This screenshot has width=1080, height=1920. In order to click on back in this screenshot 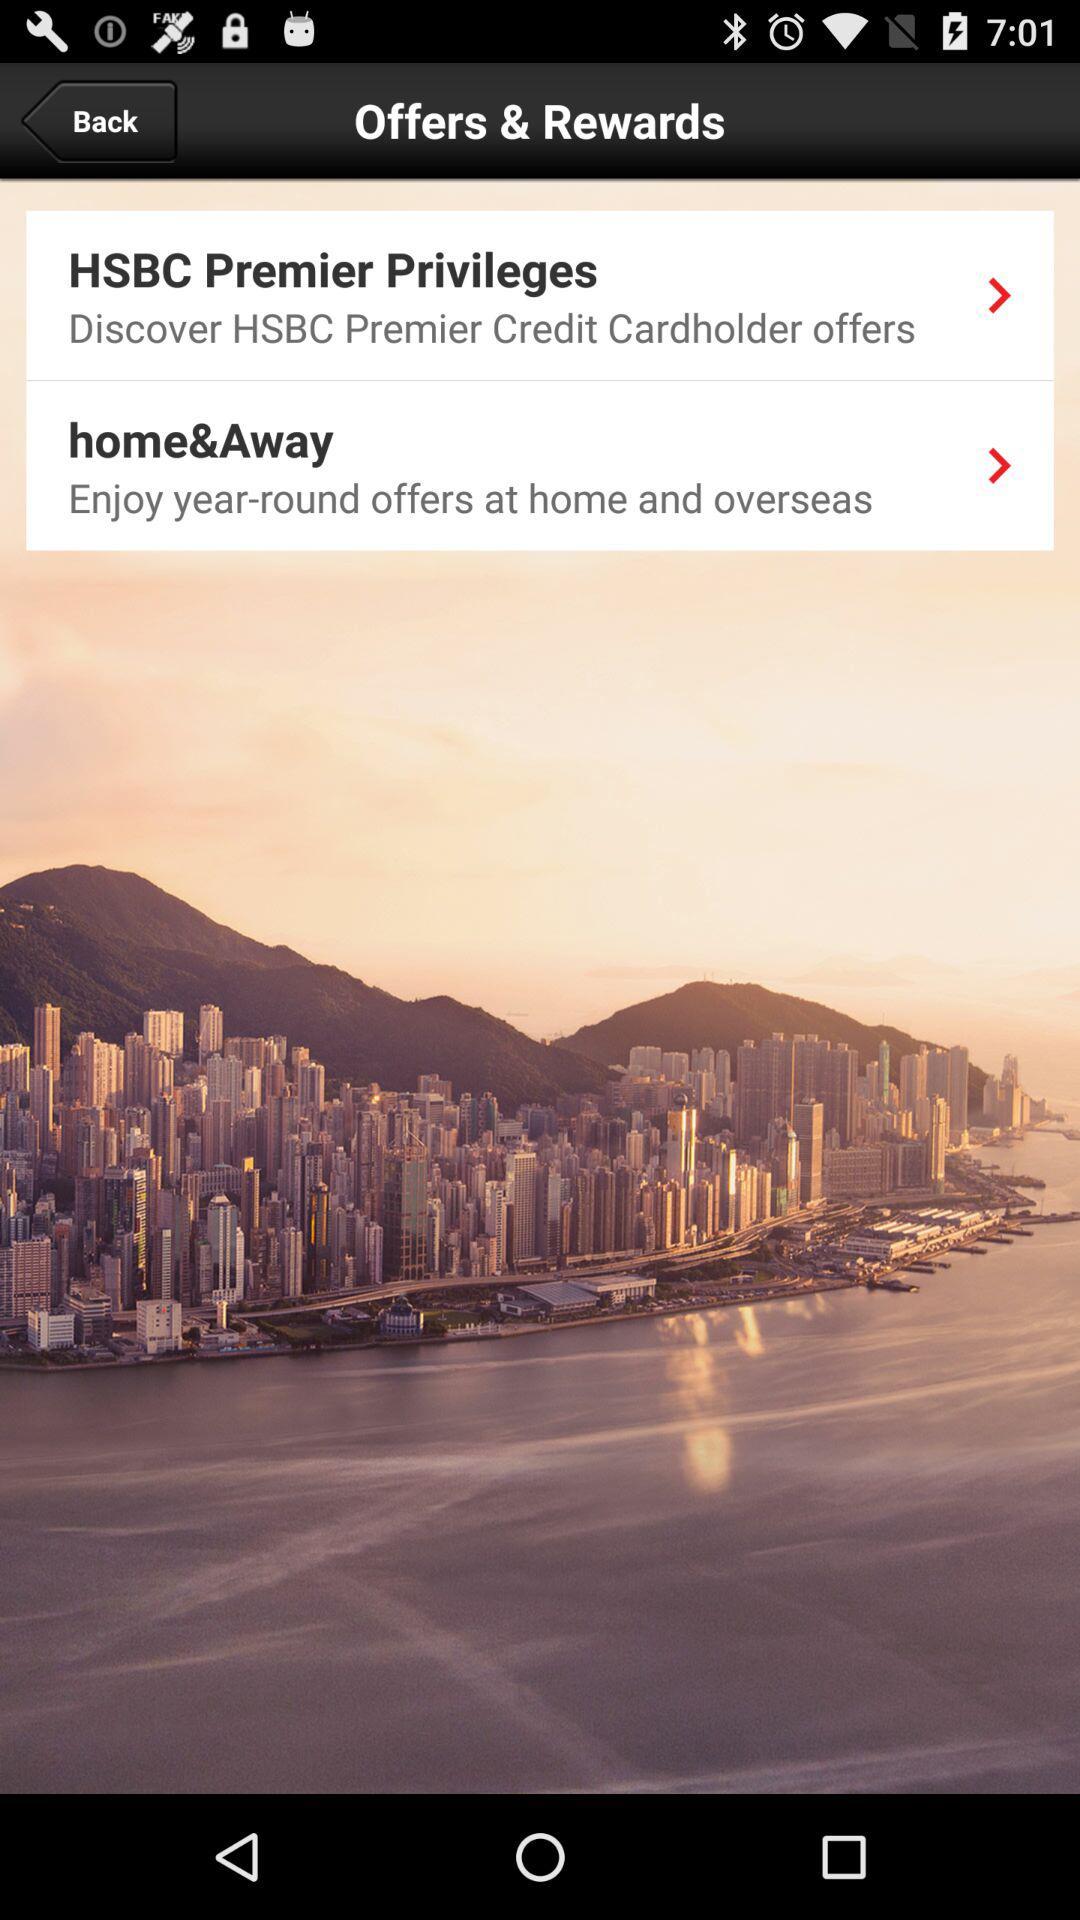, I will do `click(97, 119)`.